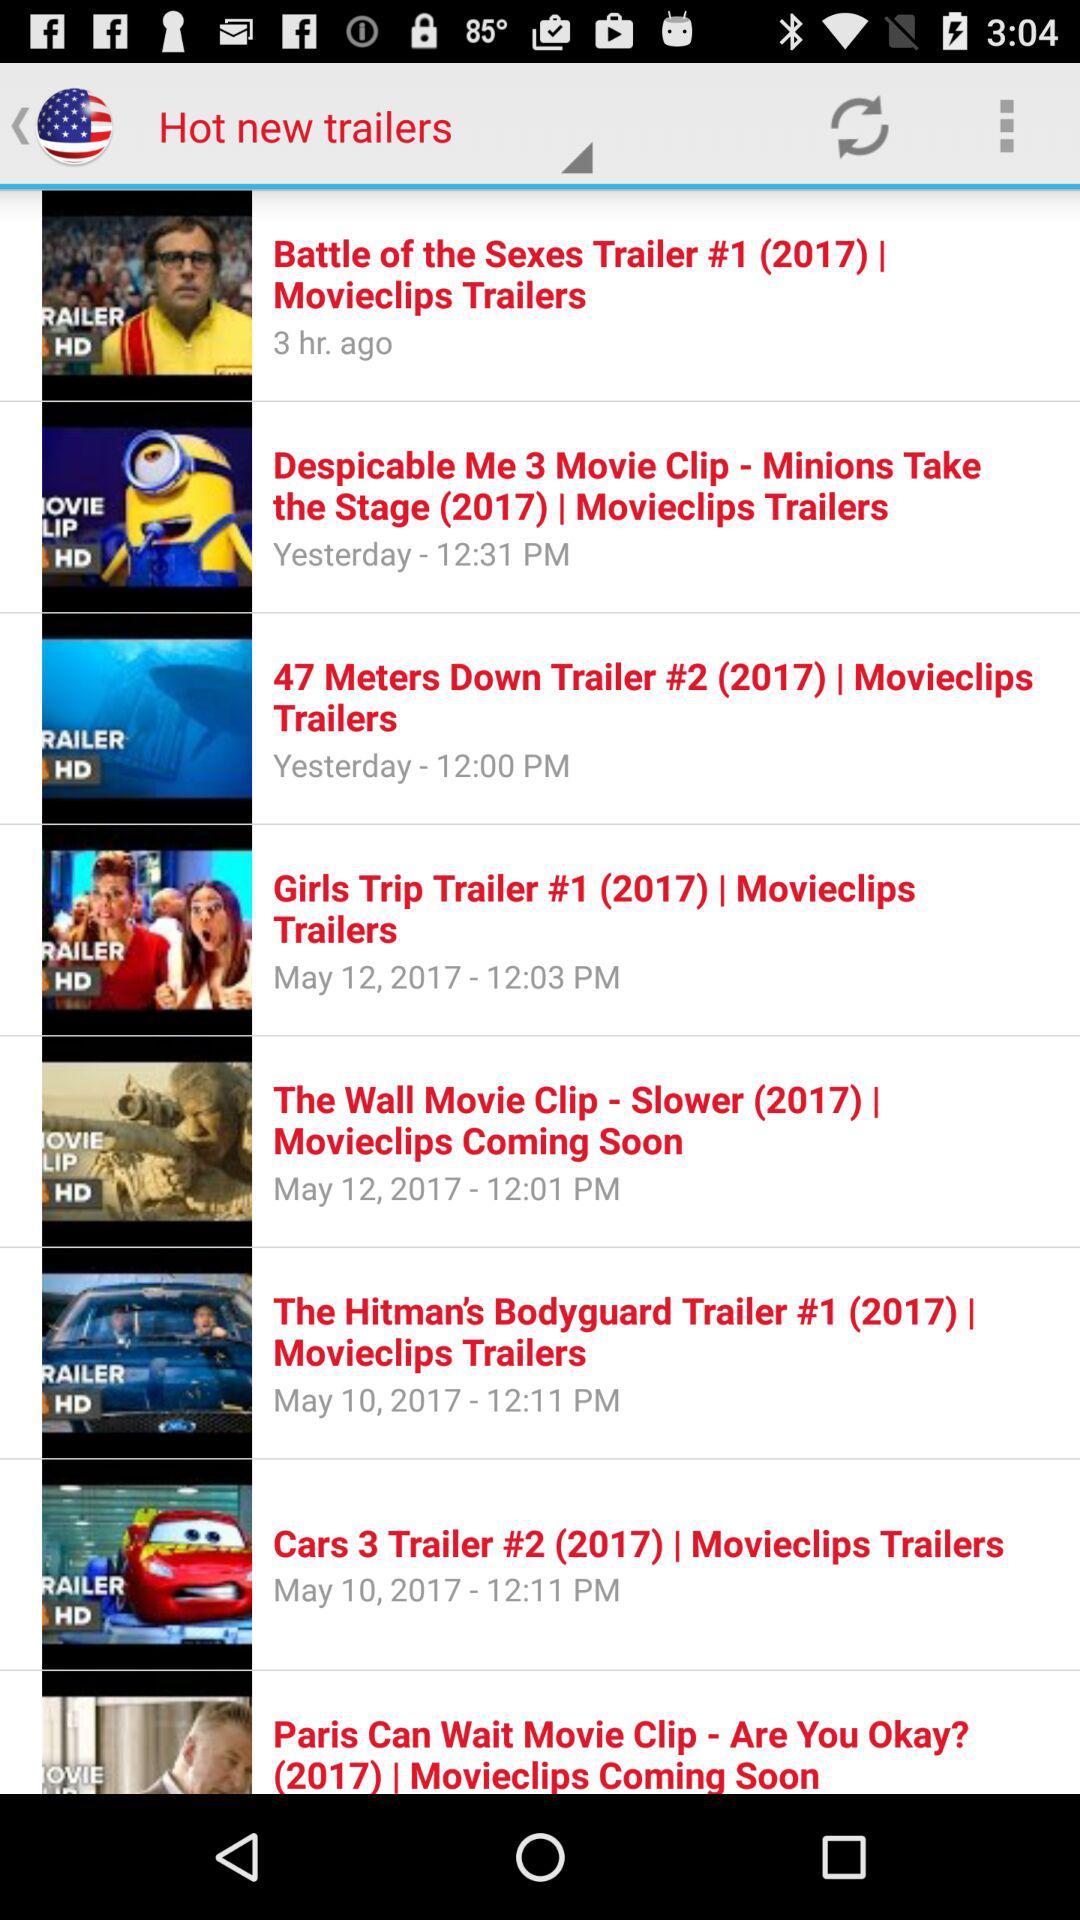  What do you see at coordinates (1006, 124) in the screenshot?
I see `the app above battle of the item` at bounding box center [1006, 124].